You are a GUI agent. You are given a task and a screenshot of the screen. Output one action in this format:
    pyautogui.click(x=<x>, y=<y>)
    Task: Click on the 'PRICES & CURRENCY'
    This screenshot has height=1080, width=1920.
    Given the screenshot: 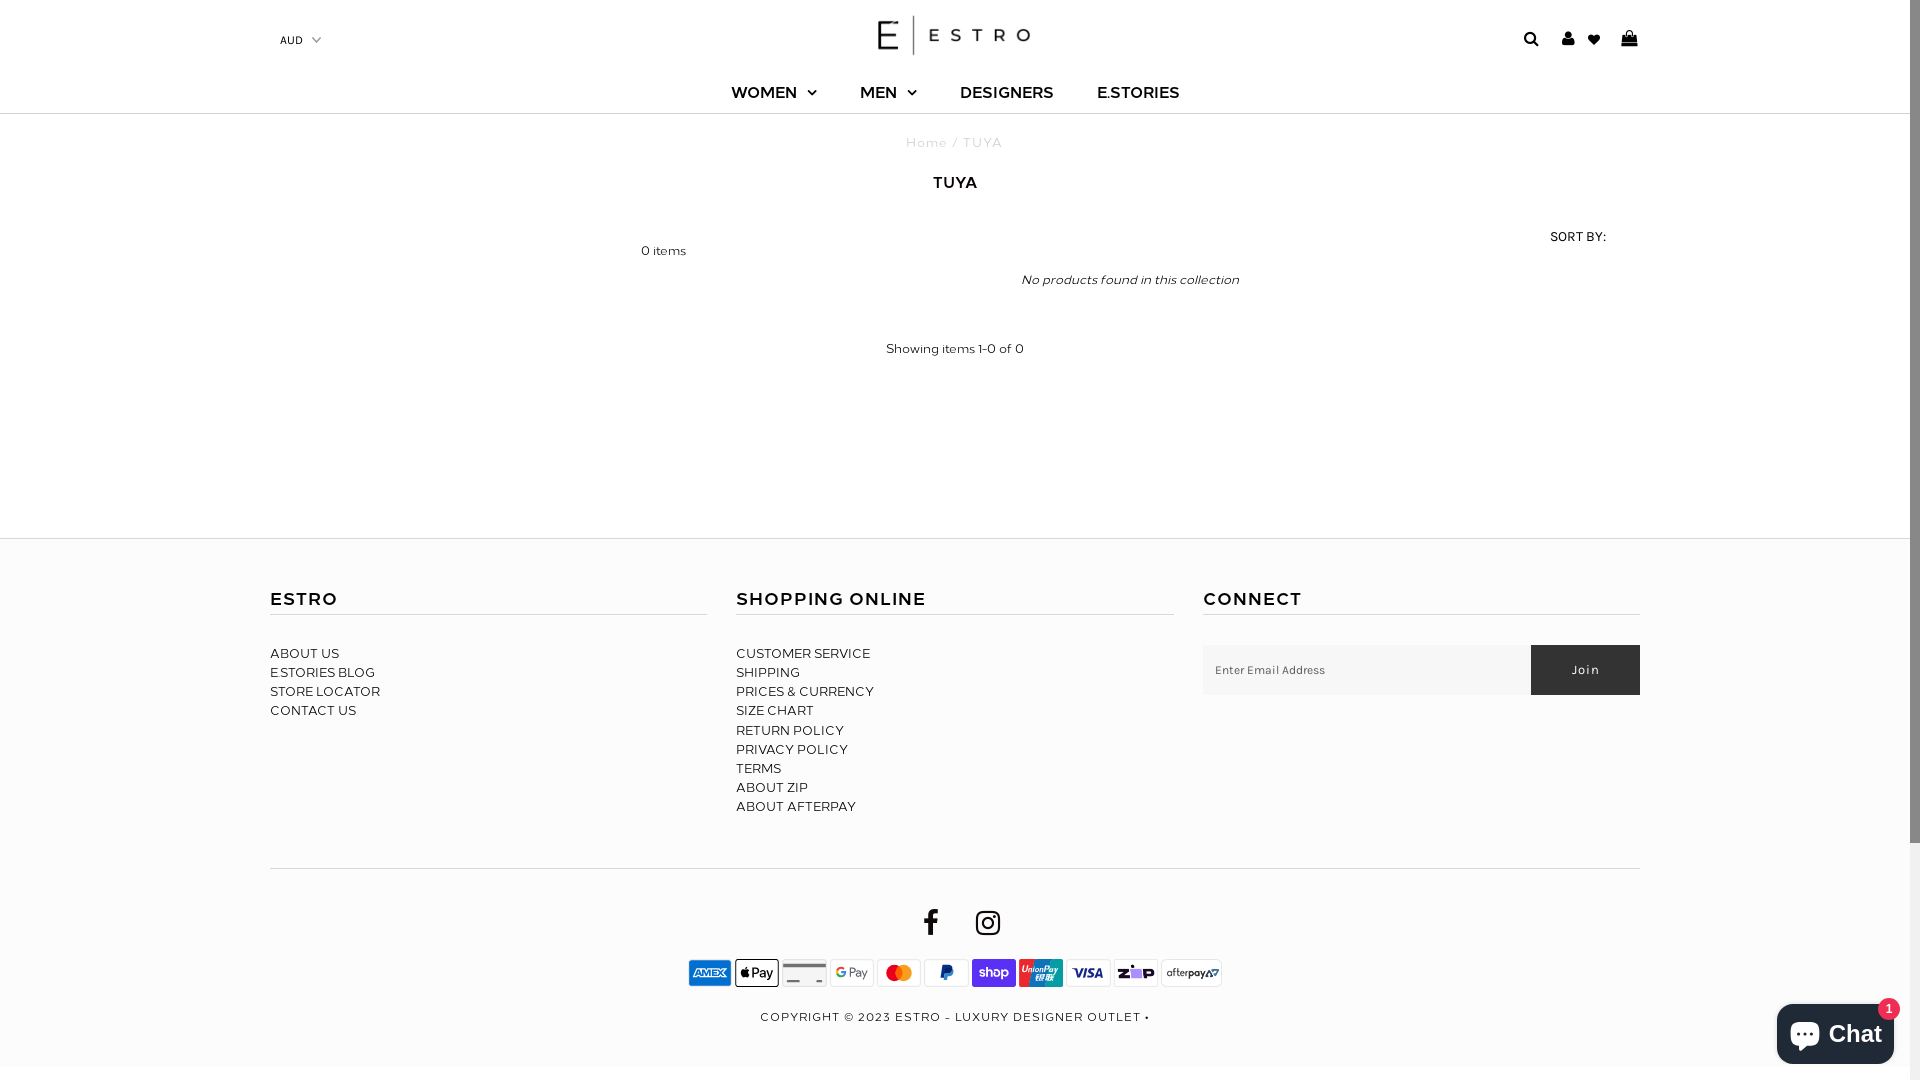 What is the action you would take?
    pyautogui.click(x=805, y=690)
    